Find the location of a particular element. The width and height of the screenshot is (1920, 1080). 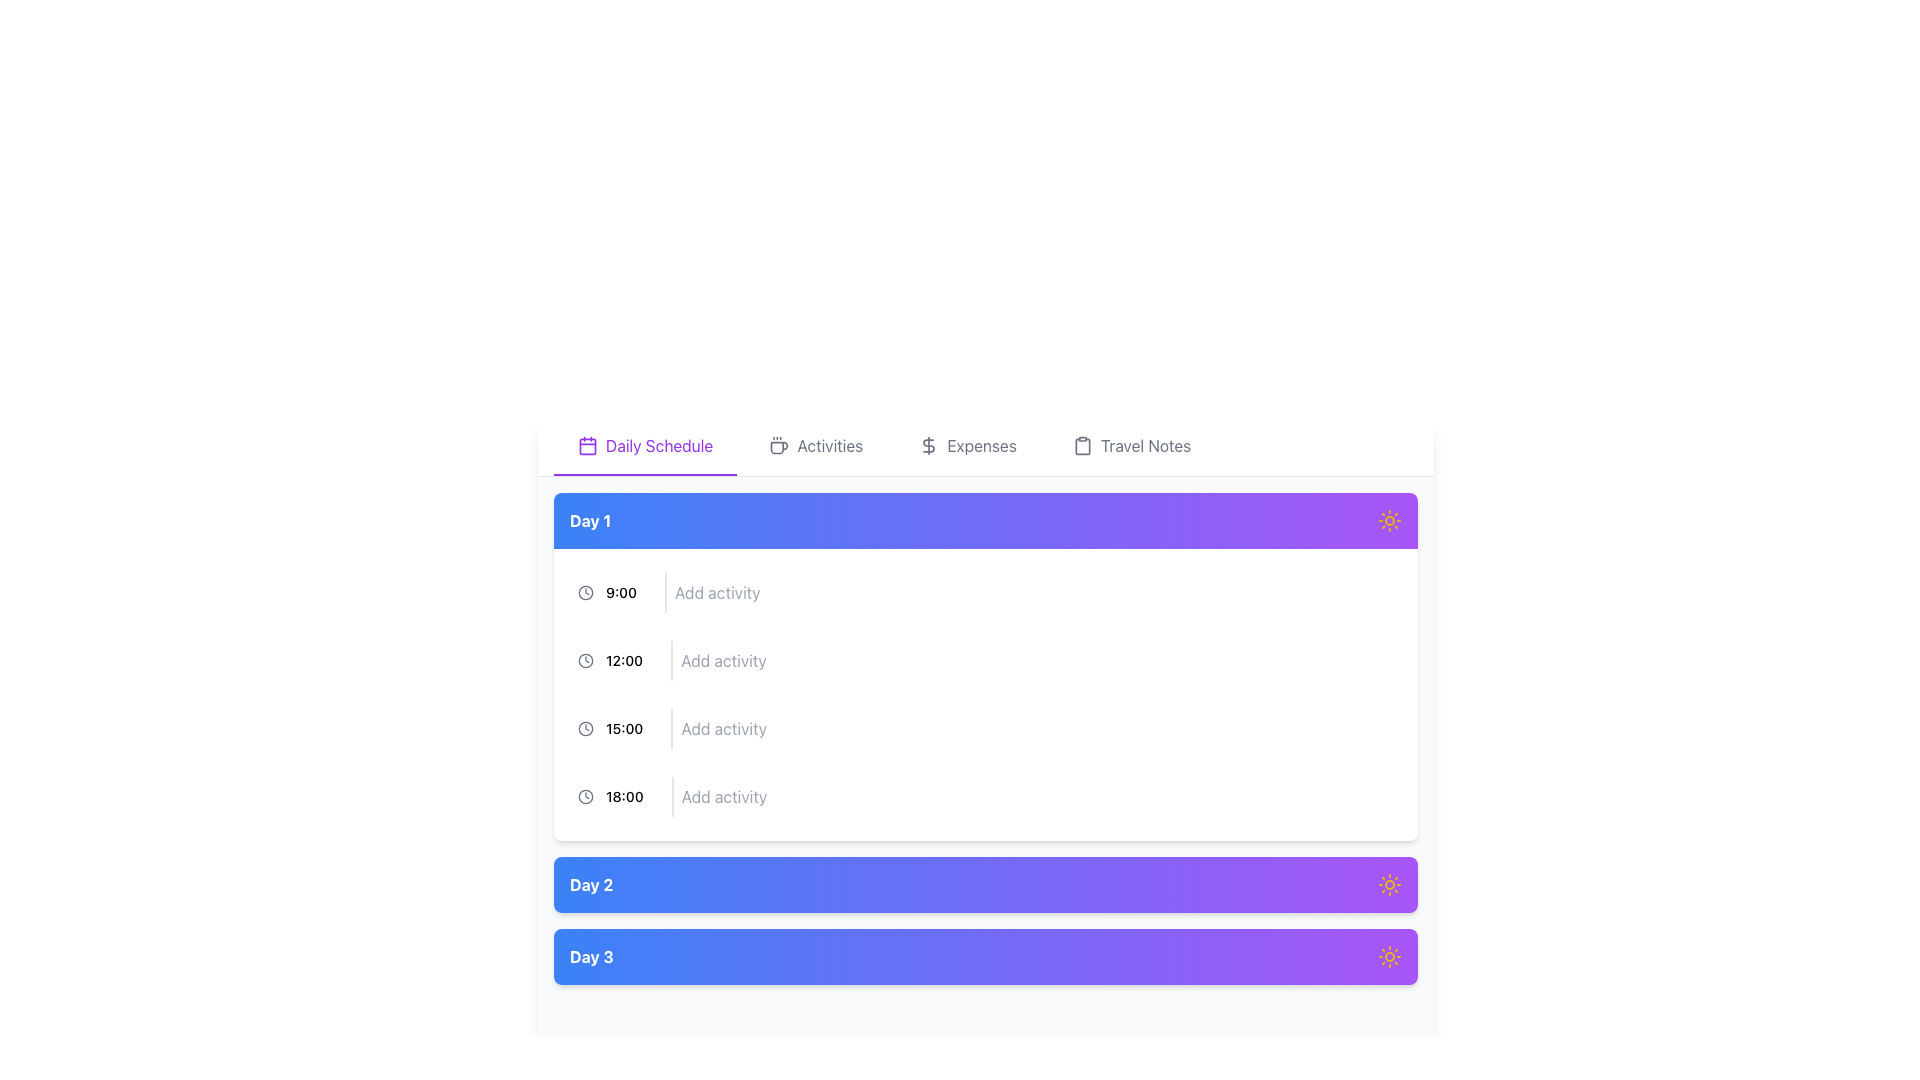

the clipboard icon located next to the 'Travel Notes' label in the top navigation bar, which features a simple outline and rounded edges is located at coordinates (1081, 445).